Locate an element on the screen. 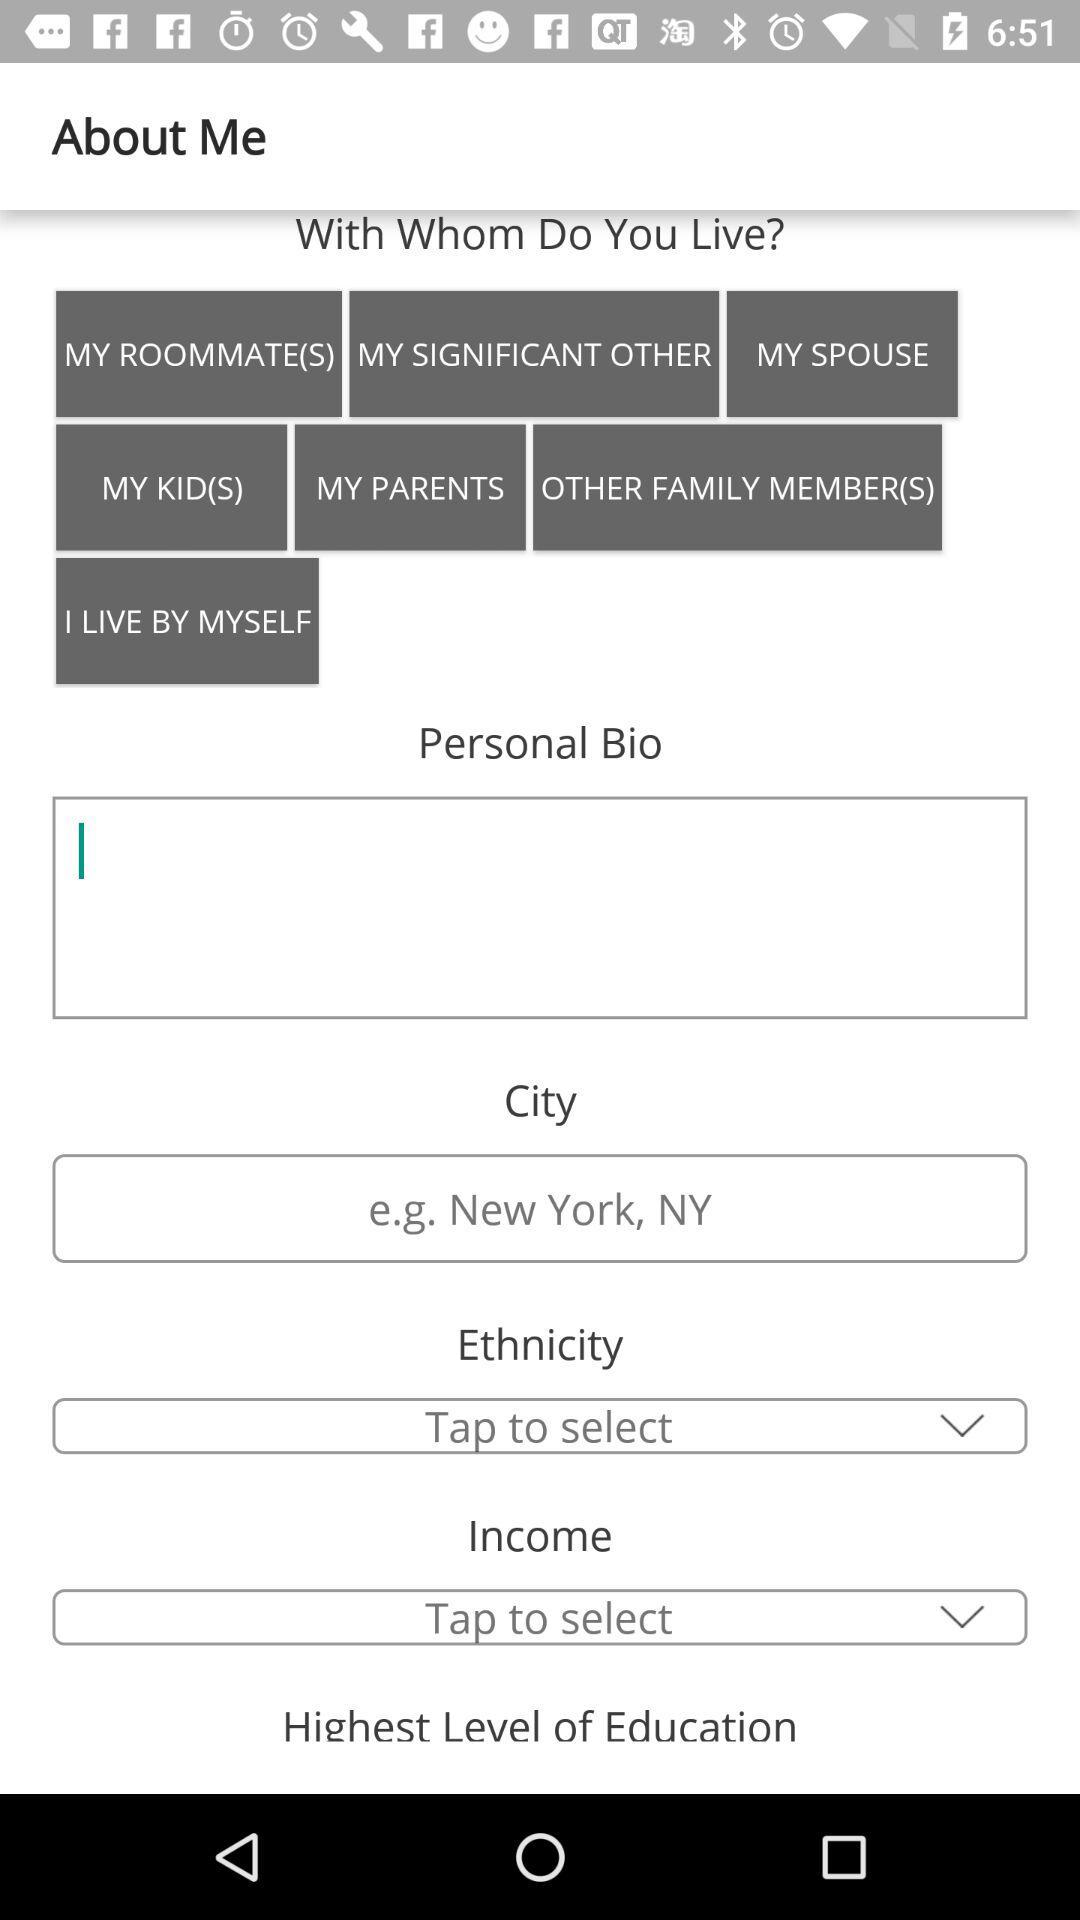  the icon below the personal bio item is located at coordinates (540, 906).